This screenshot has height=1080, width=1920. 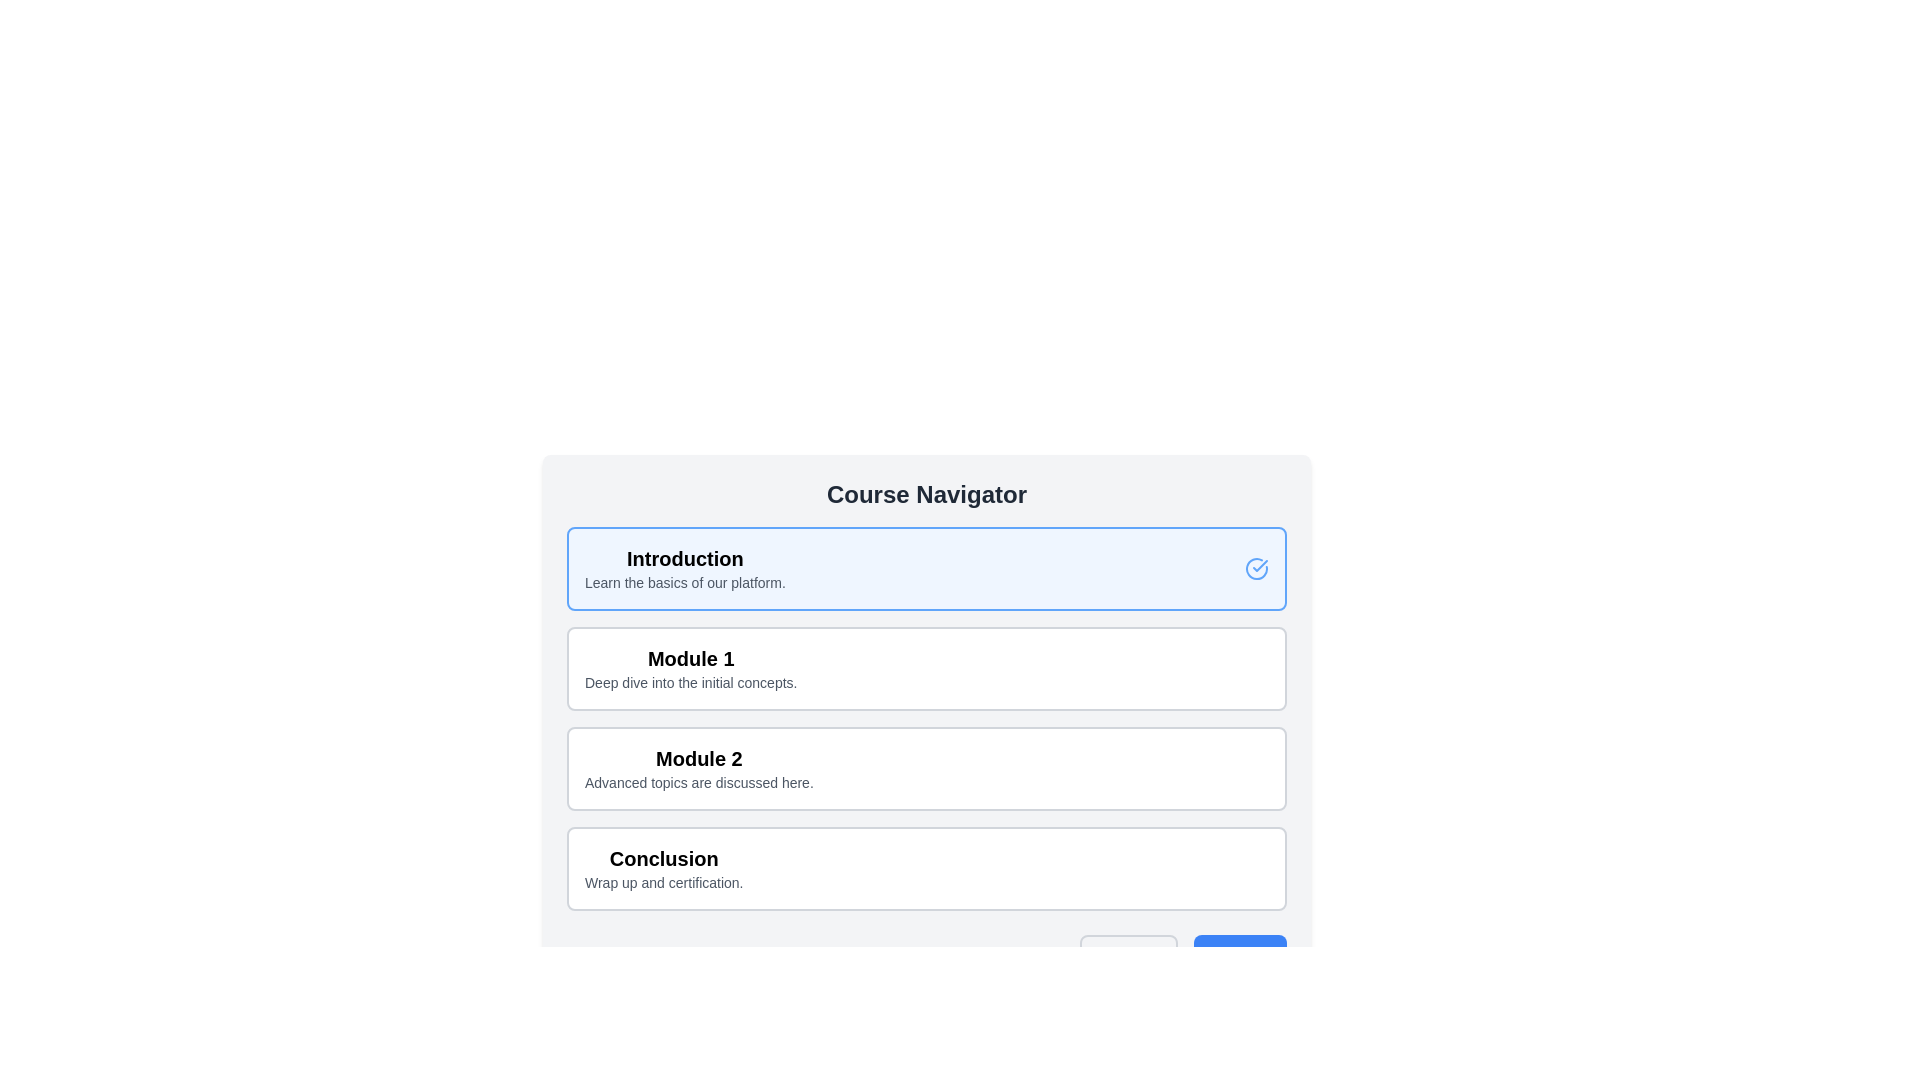 I want to click on the module Introduction to view its details, so click(x=925, y=569).